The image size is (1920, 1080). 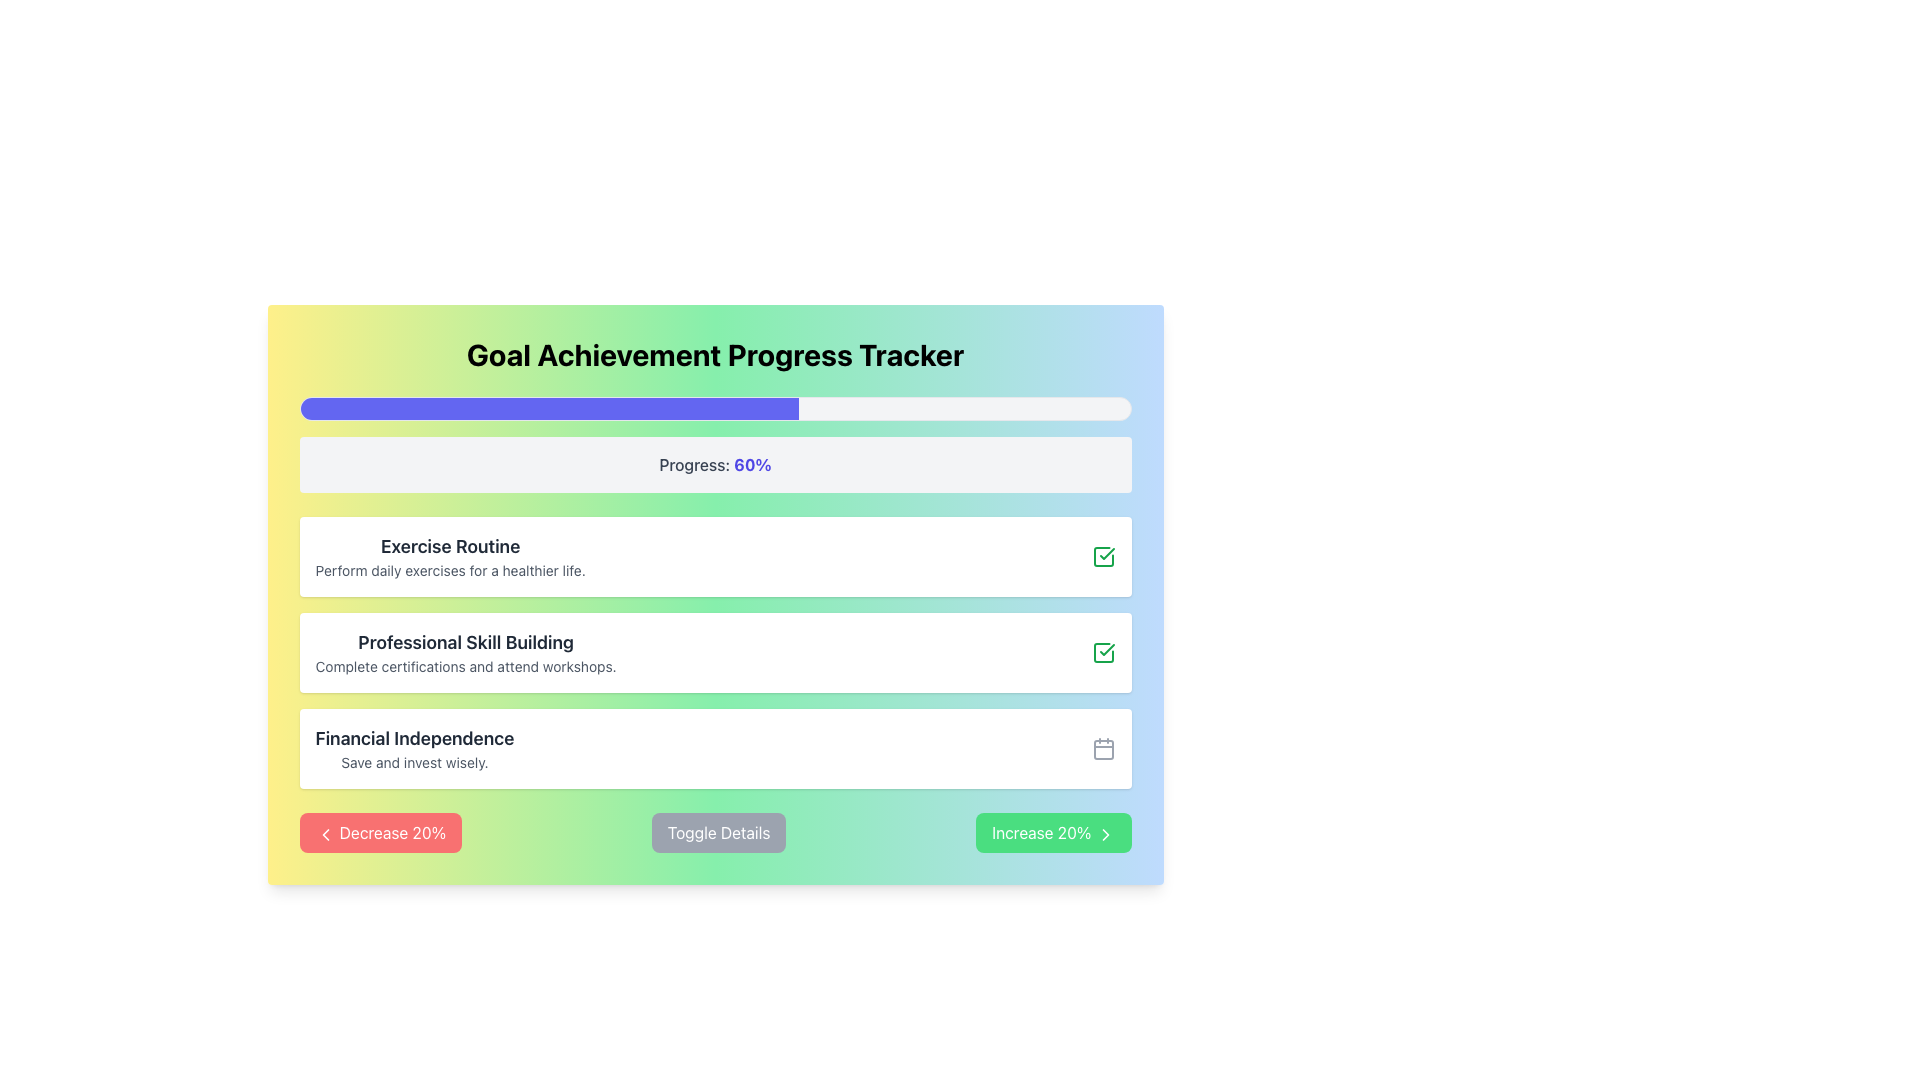 What do you see at coordinates (413, 748) in the screenshot?
I see `information presented in the Text Block about financial independence and investment strategies, which is located in a rounded rectangular card under 'Goal Achievement Progress Tracker'` at bounding box center [413, 748].